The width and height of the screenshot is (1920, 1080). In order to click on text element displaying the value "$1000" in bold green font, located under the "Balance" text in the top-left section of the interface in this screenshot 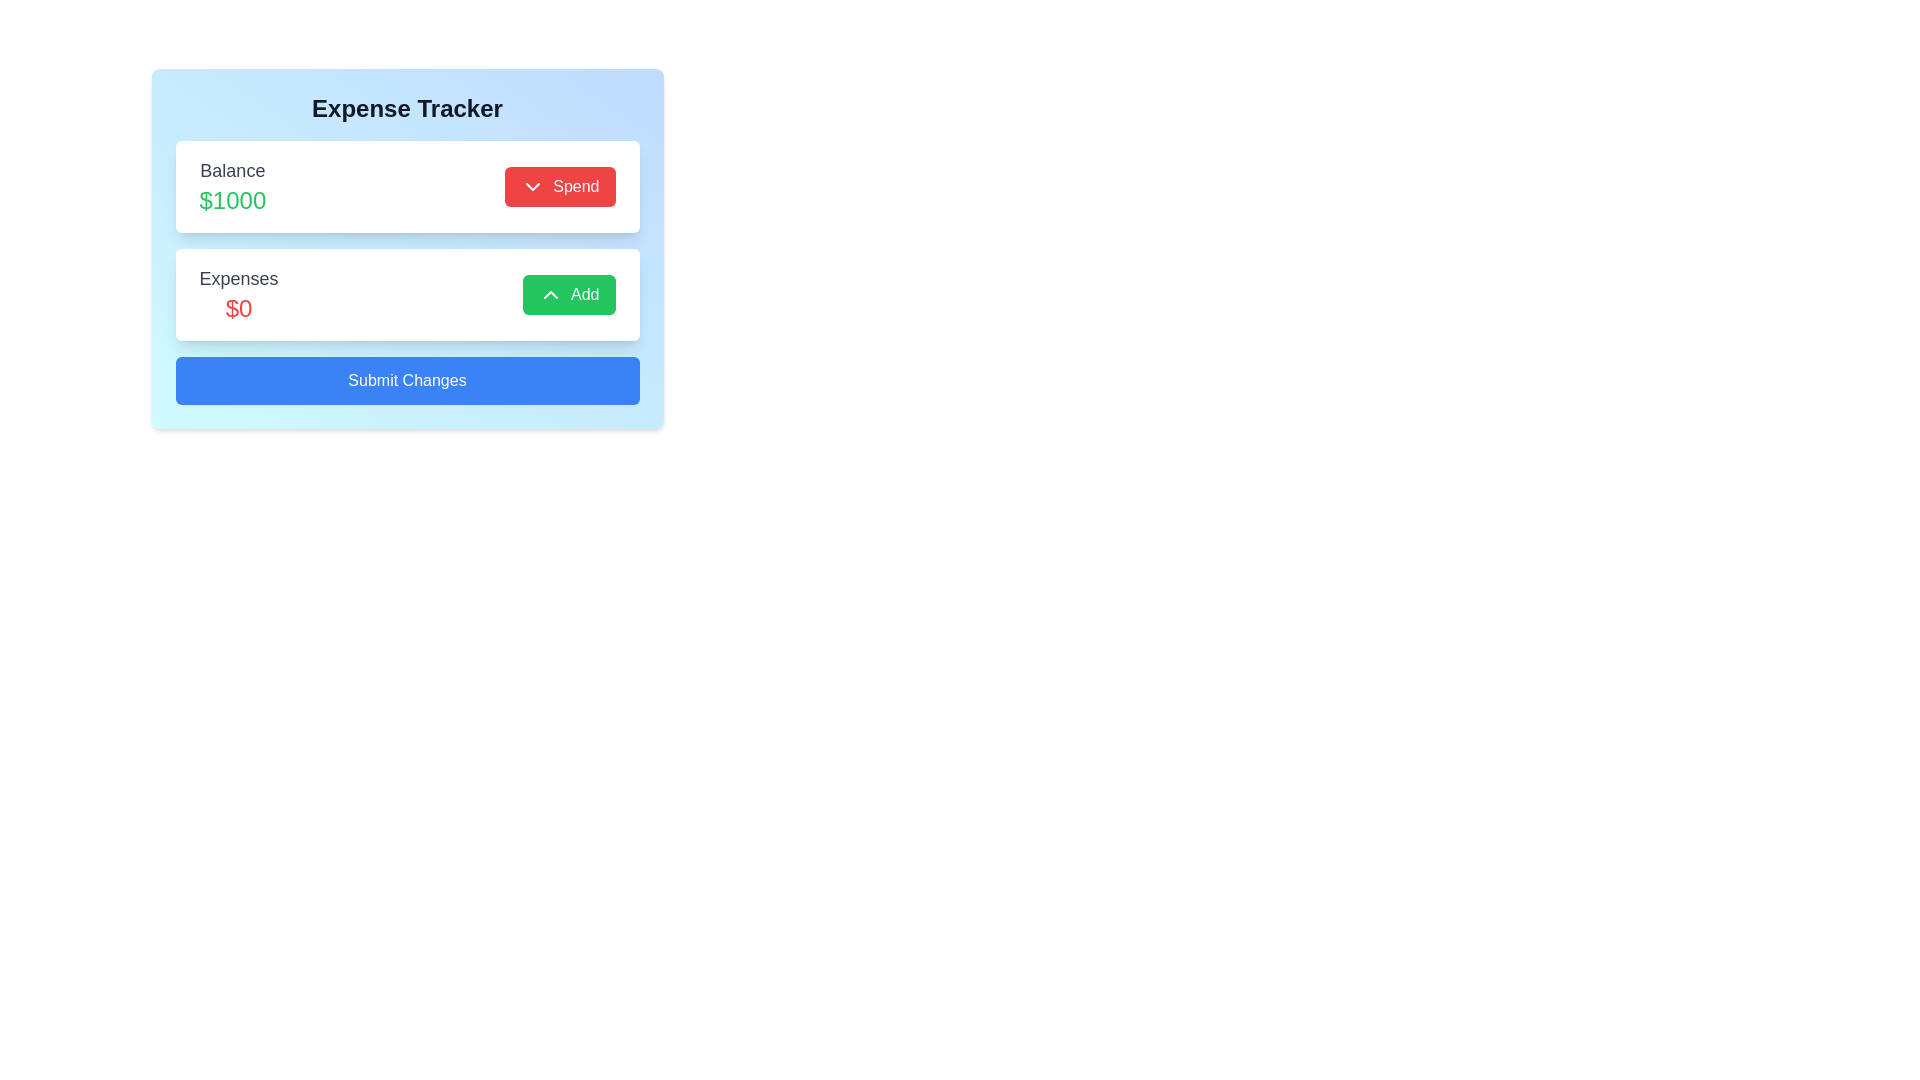, I will do `click(232, 200)`.